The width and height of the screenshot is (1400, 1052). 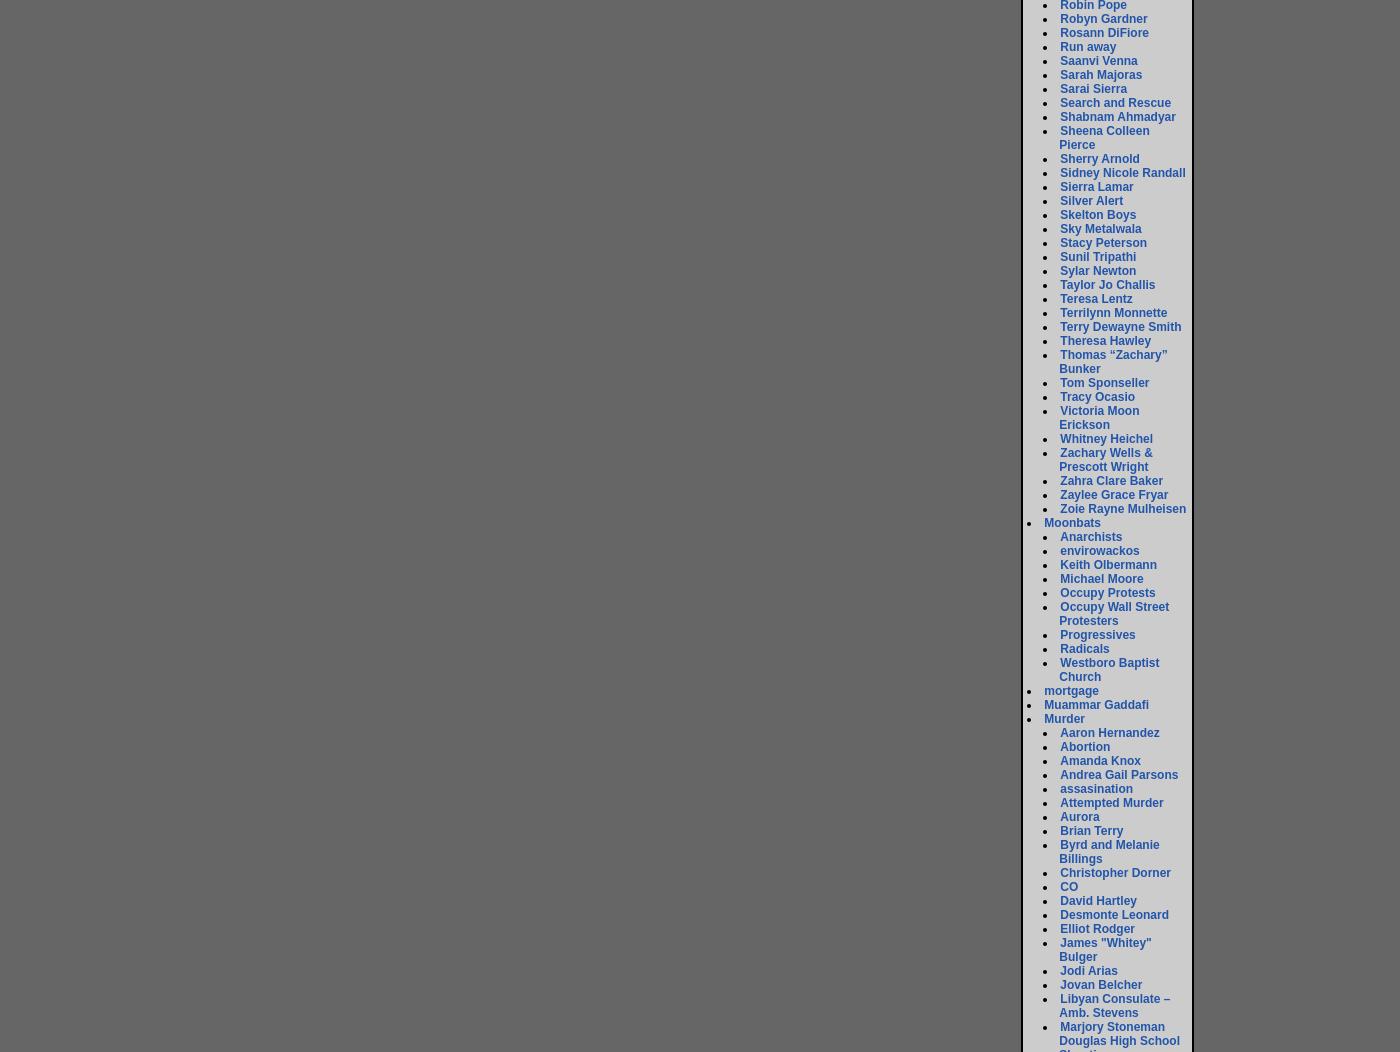 What do you see at coordinates (1103, 242) in the screenshot?
I see `'Stacy Peterson'` at bounding box center [1103, 242].